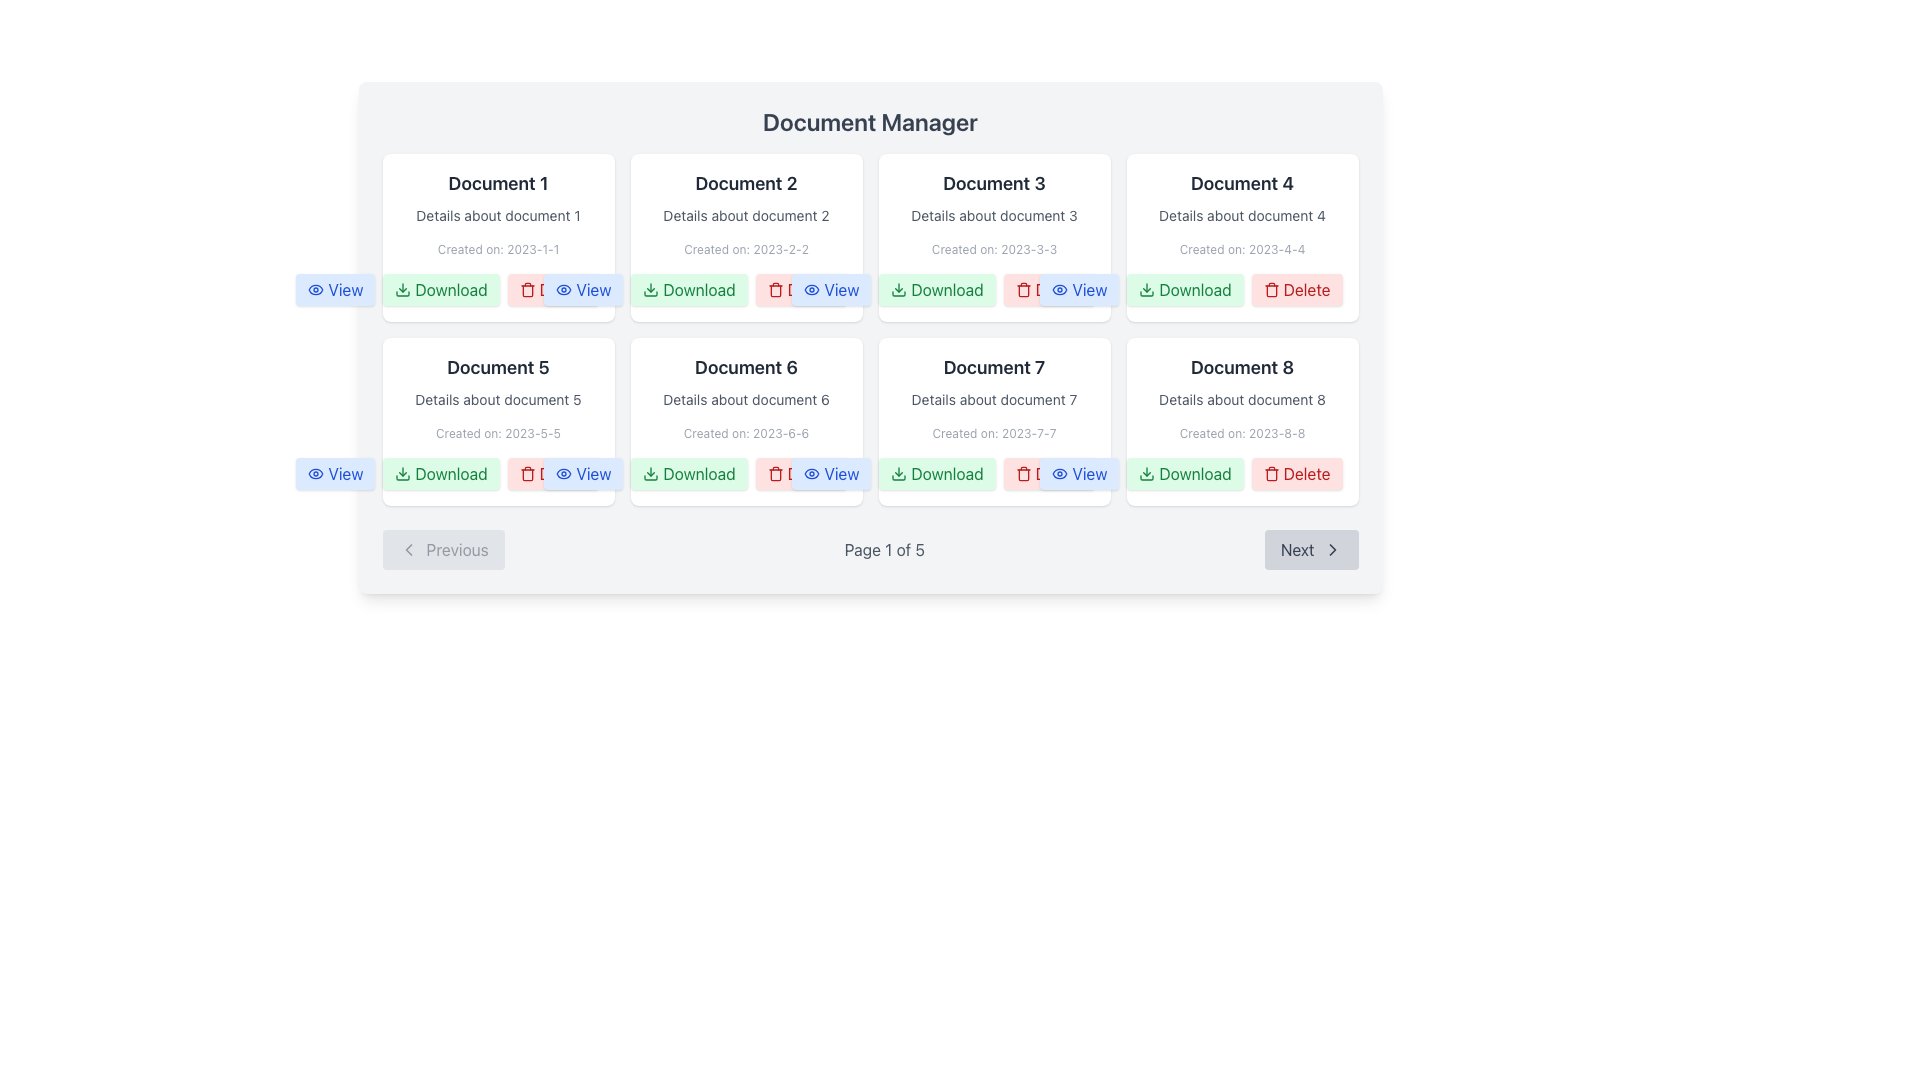  Describe the element at coordinates (1332, 550) in the screenshot. I see `the chevron icon located within the 'Next' button at the bottom-right corner of the interface, which indicates progression to the next page or section` at that location.